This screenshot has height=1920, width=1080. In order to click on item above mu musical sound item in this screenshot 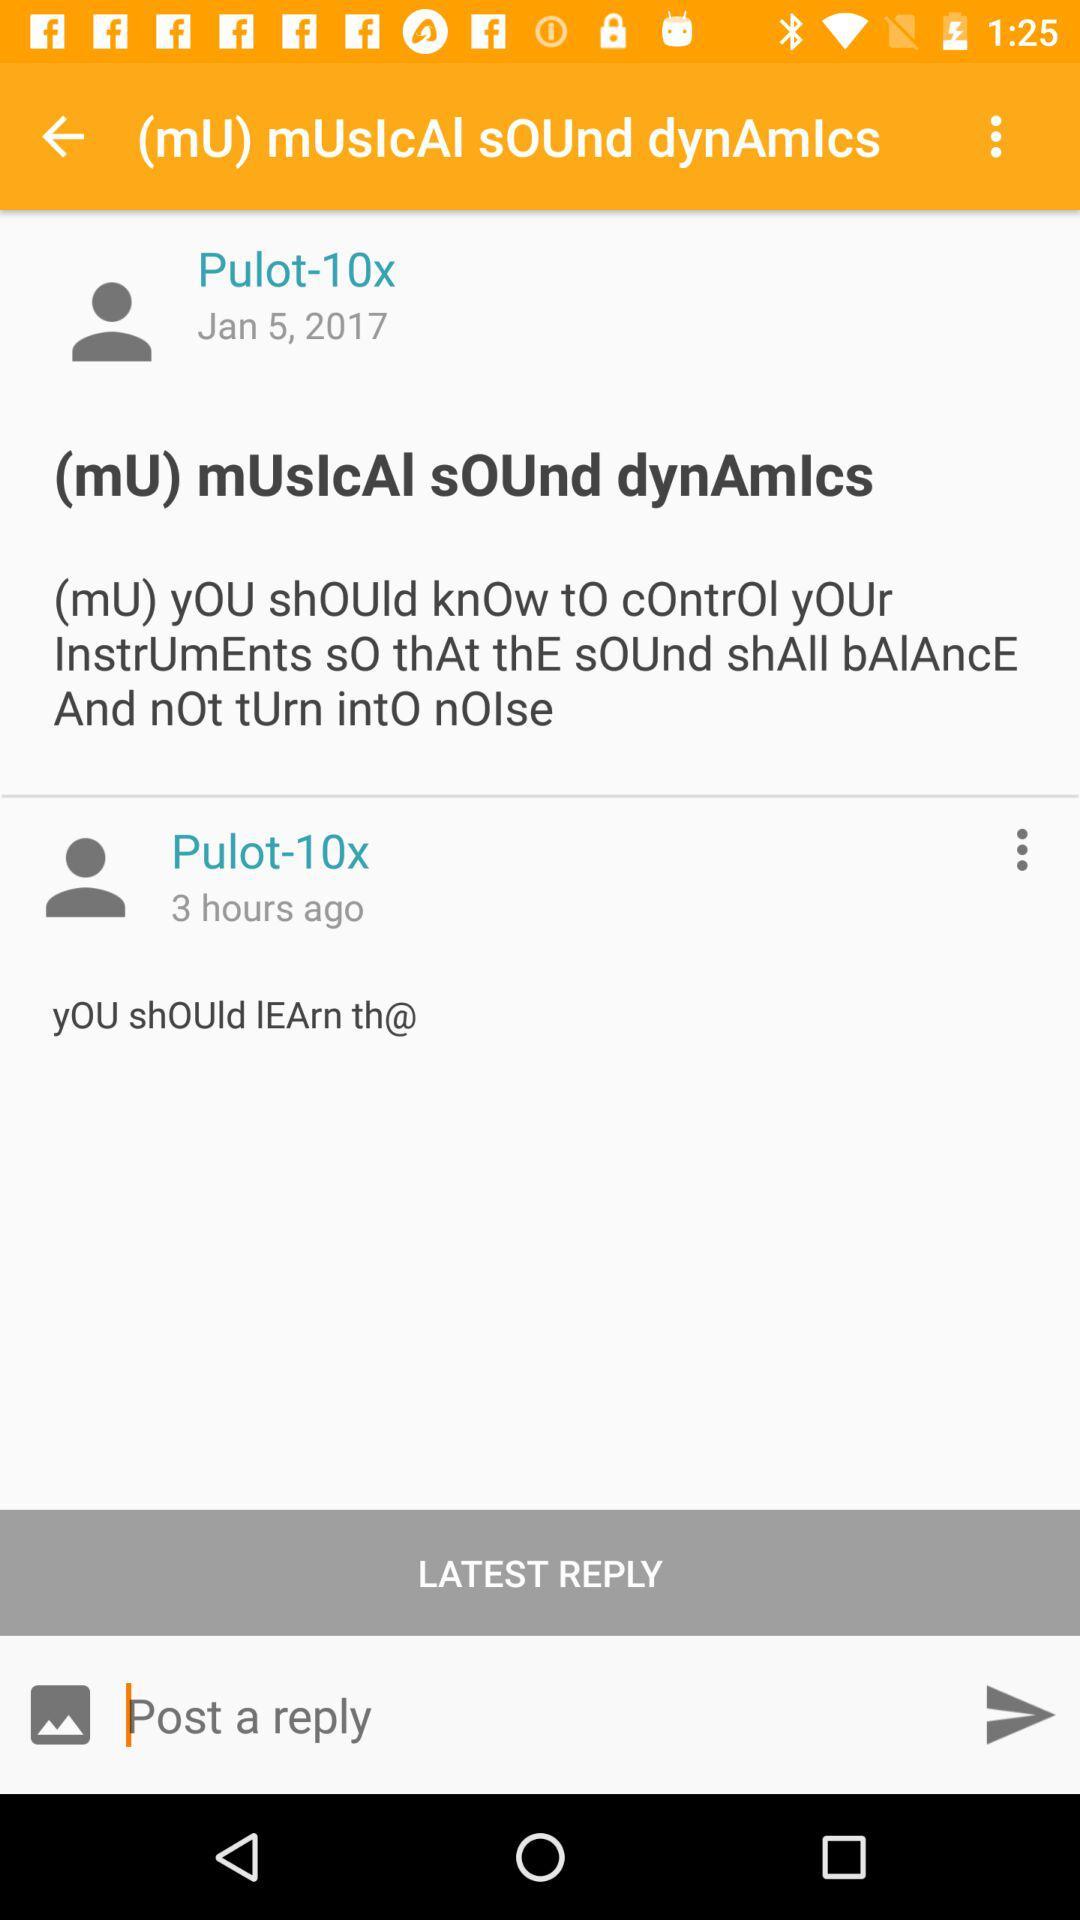, I will do `click(1001, 135)`.